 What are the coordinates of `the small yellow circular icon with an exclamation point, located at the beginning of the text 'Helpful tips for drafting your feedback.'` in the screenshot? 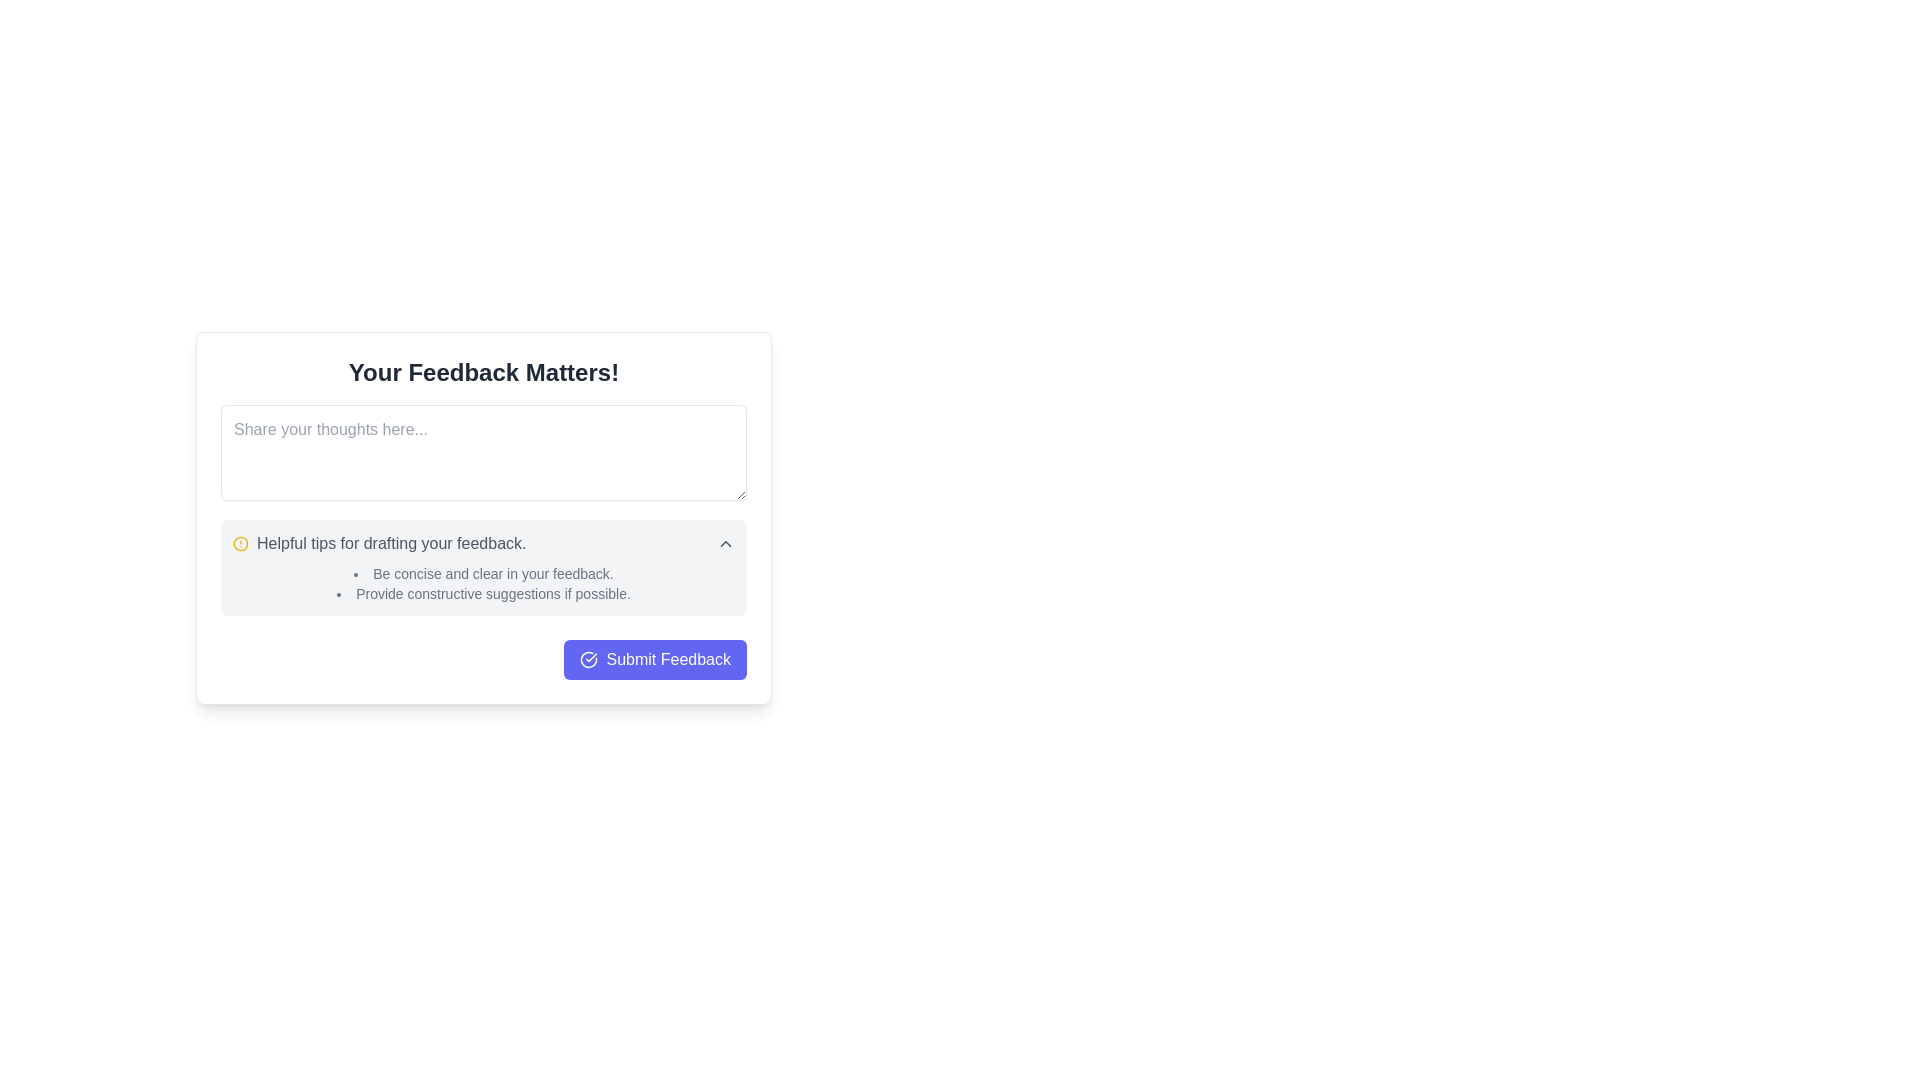 It's located at (240, 543).